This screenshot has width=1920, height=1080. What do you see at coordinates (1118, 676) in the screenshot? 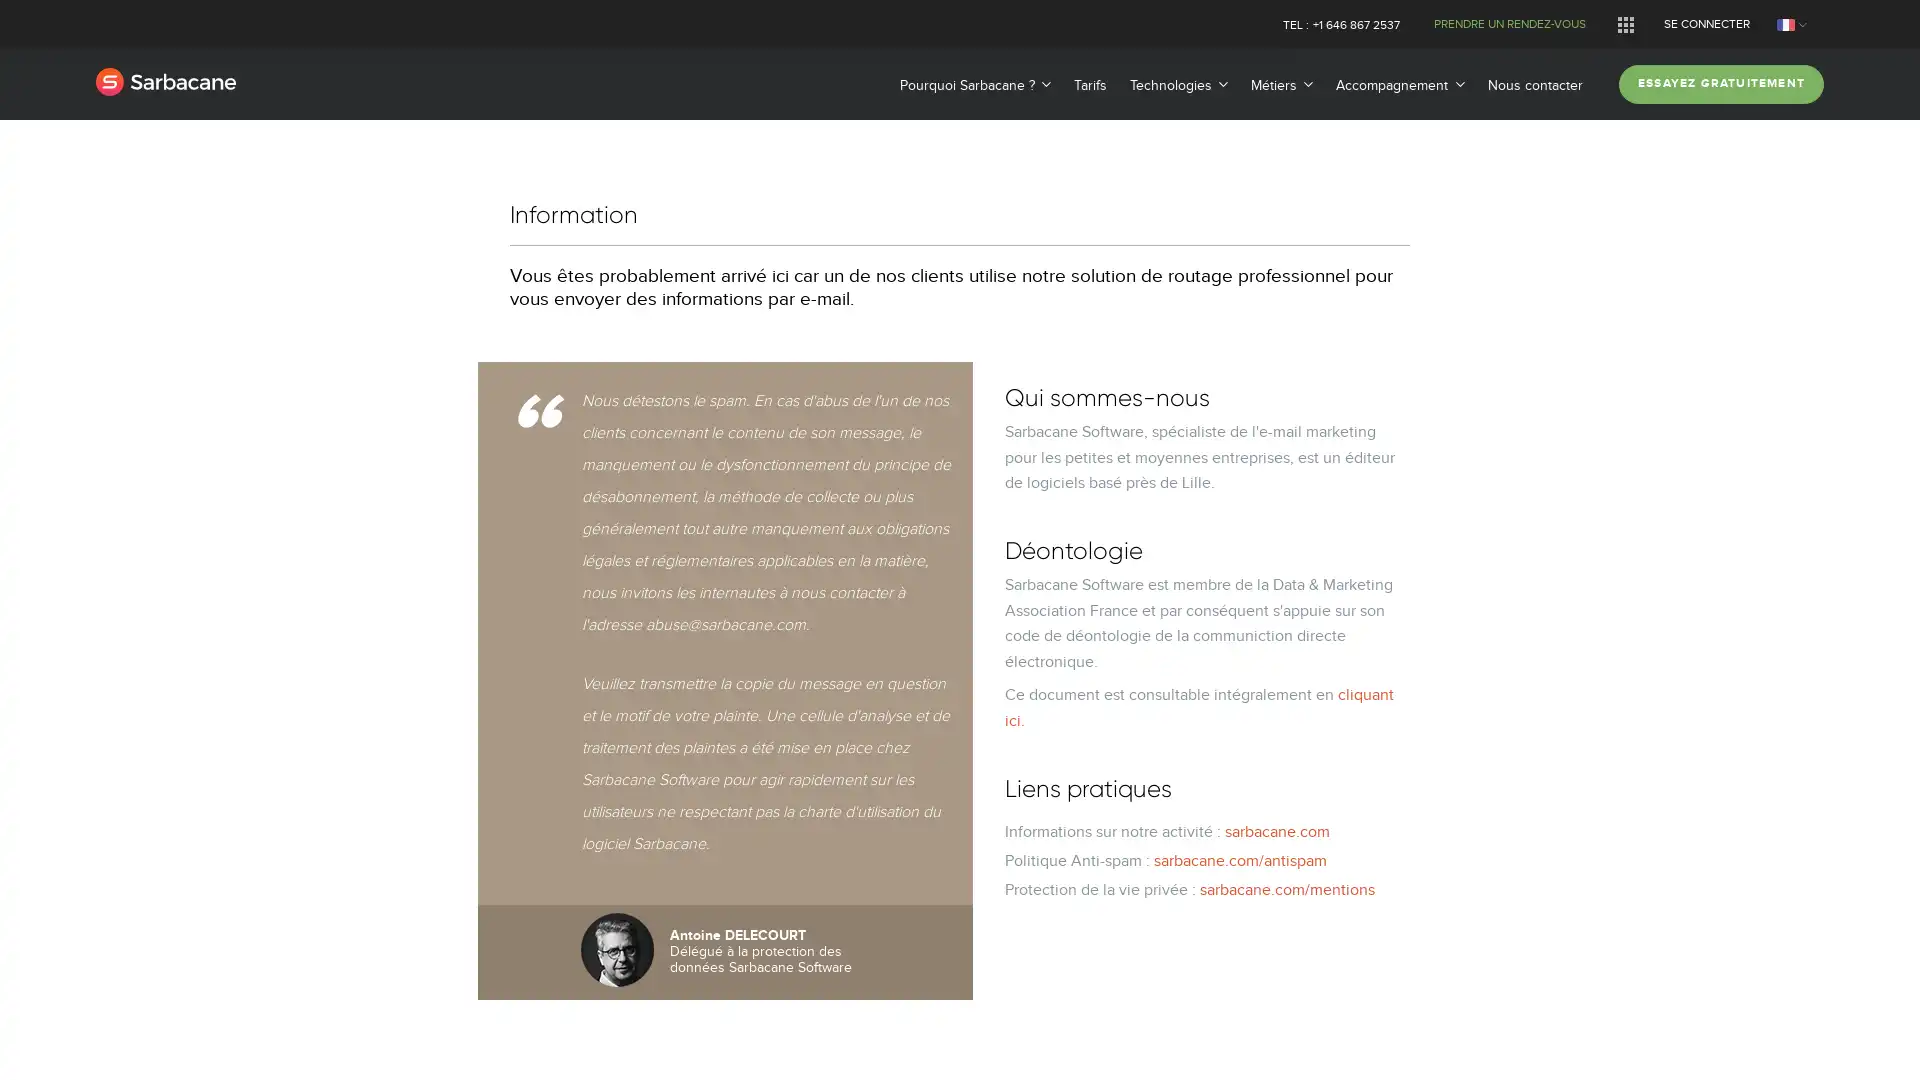
I see `OK pour moi` at bounding box center [1118, 676].